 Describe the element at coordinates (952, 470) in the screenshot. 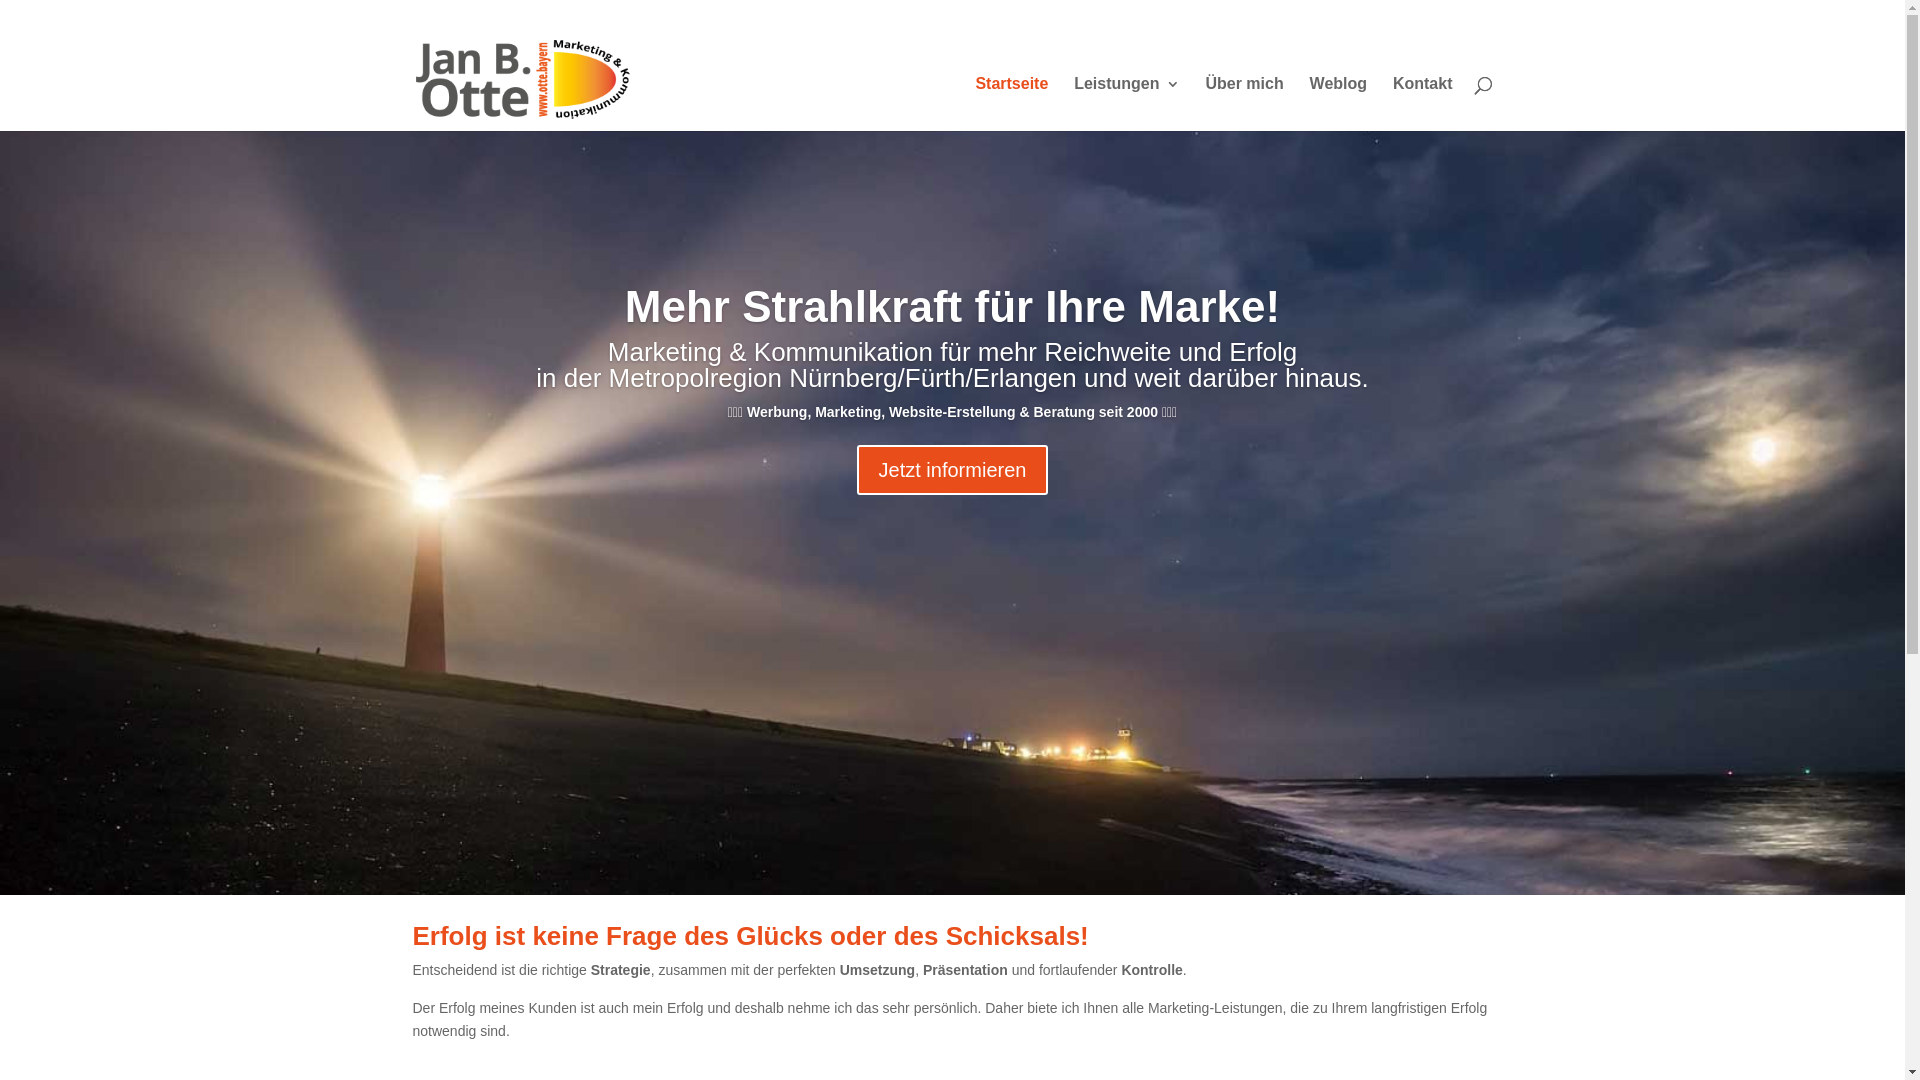

I see `'Jetzt informieren'` at that location.